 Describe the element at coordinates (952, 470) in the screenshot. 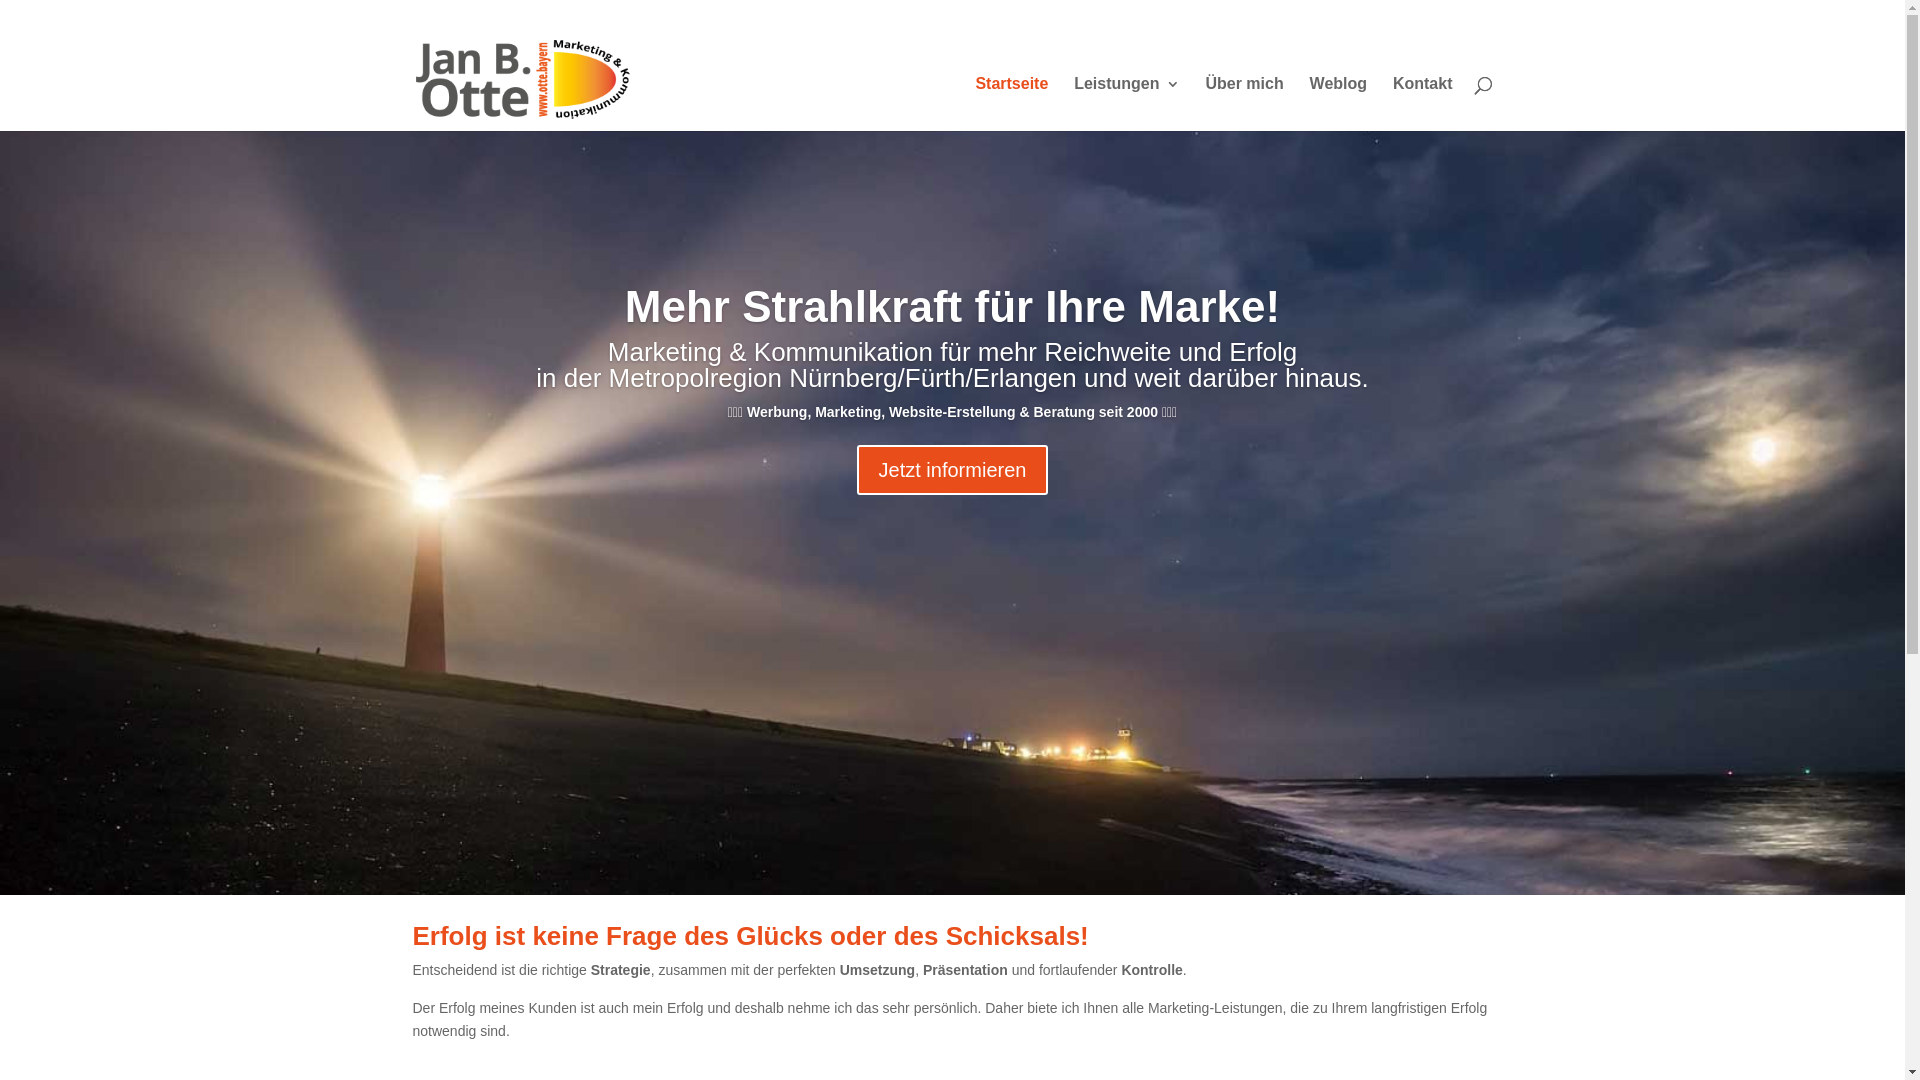

I see `'Jetzt informieren'` at that location.